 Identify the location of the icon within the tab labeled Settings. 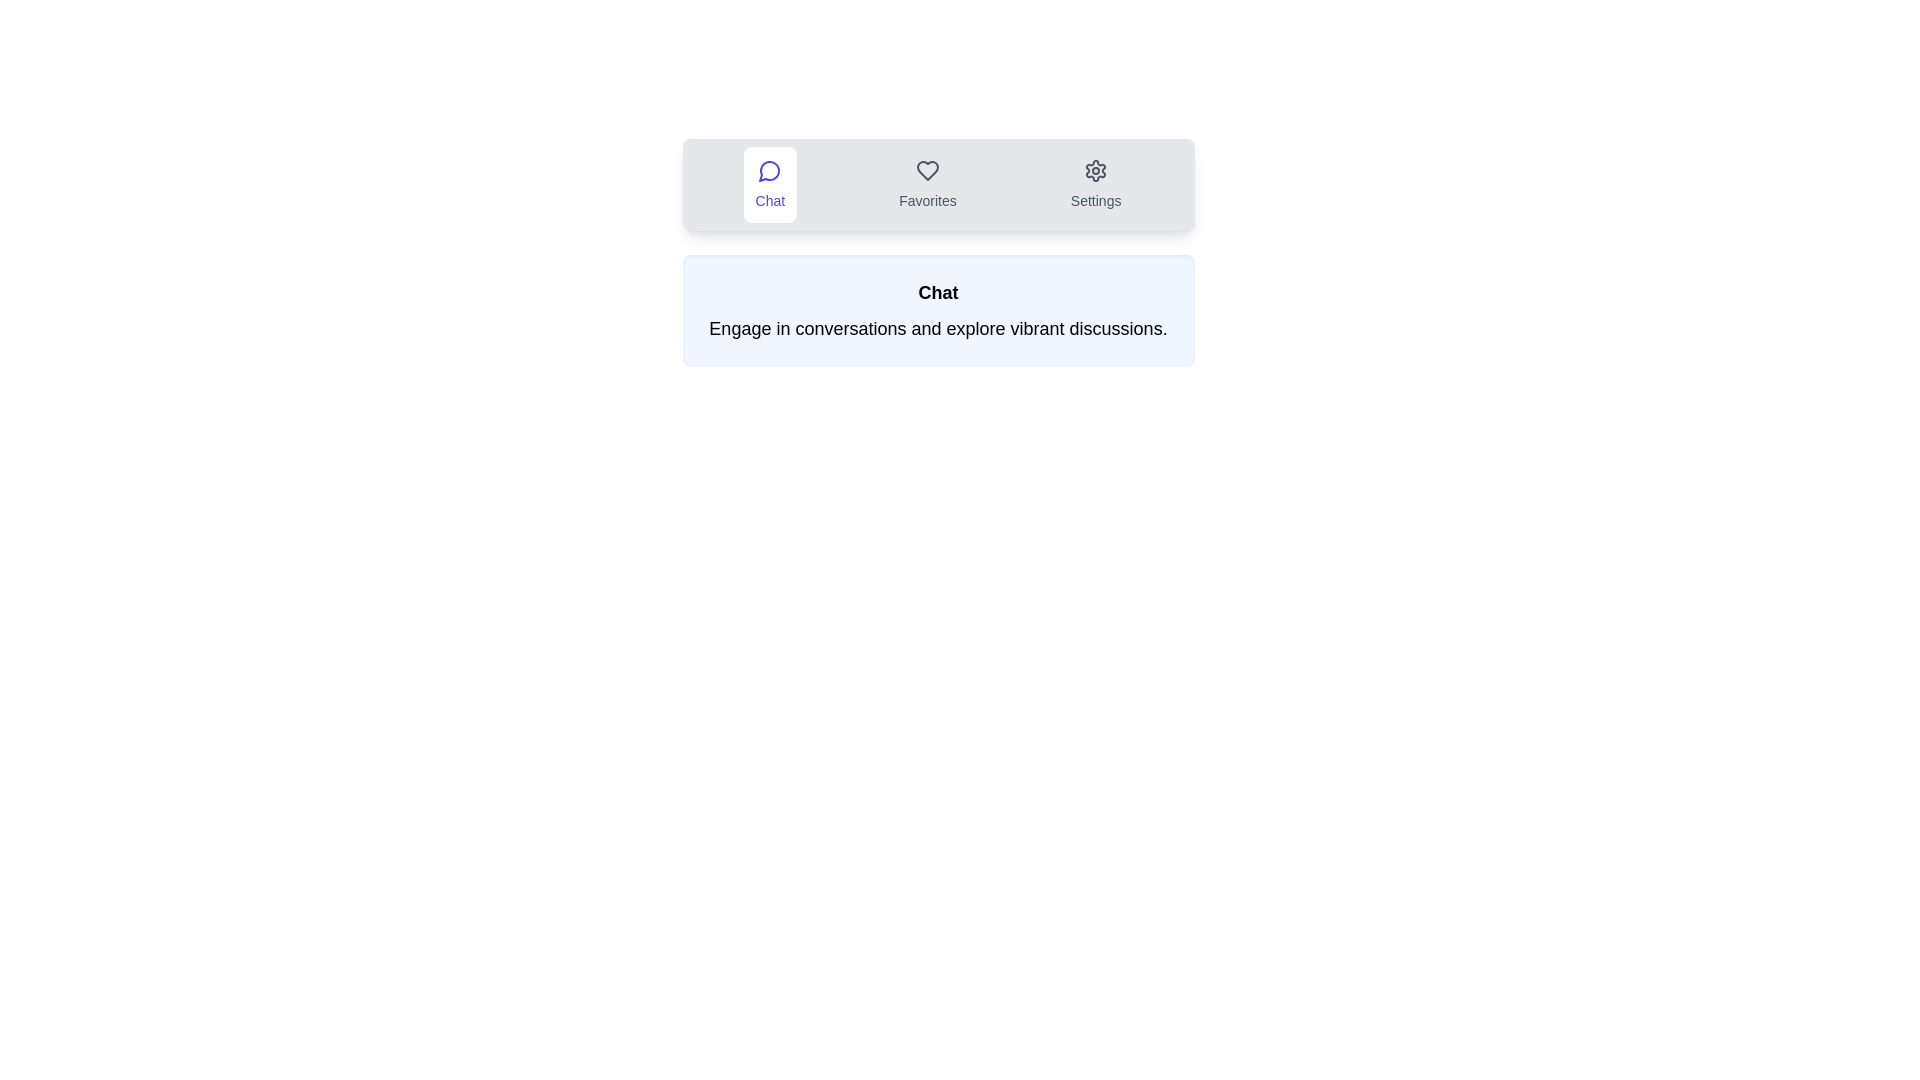
(1095, 185).